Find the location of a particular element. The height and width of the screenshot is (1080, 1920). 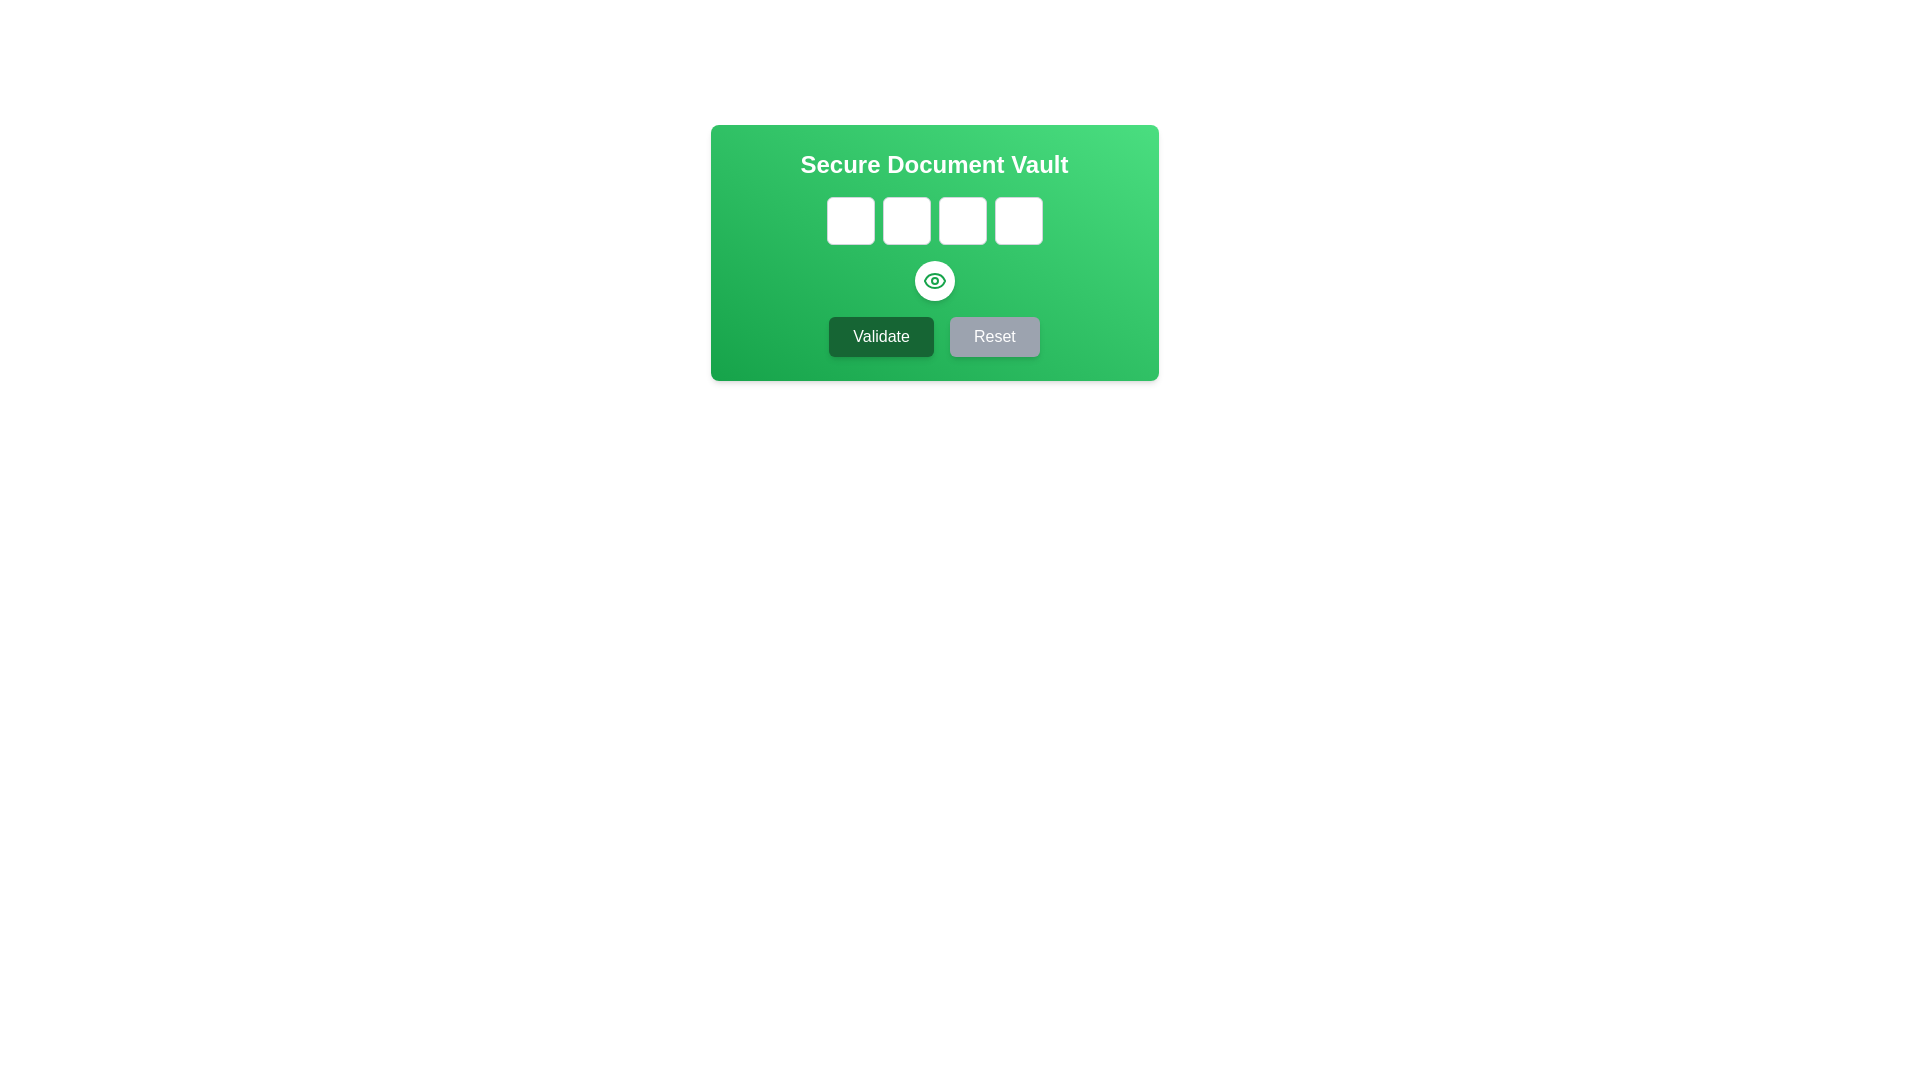

the reset button located to the right of the 'Validate' button and below the green panel labeled 'Secure Document Vault' is located at coordinates (994, 335).